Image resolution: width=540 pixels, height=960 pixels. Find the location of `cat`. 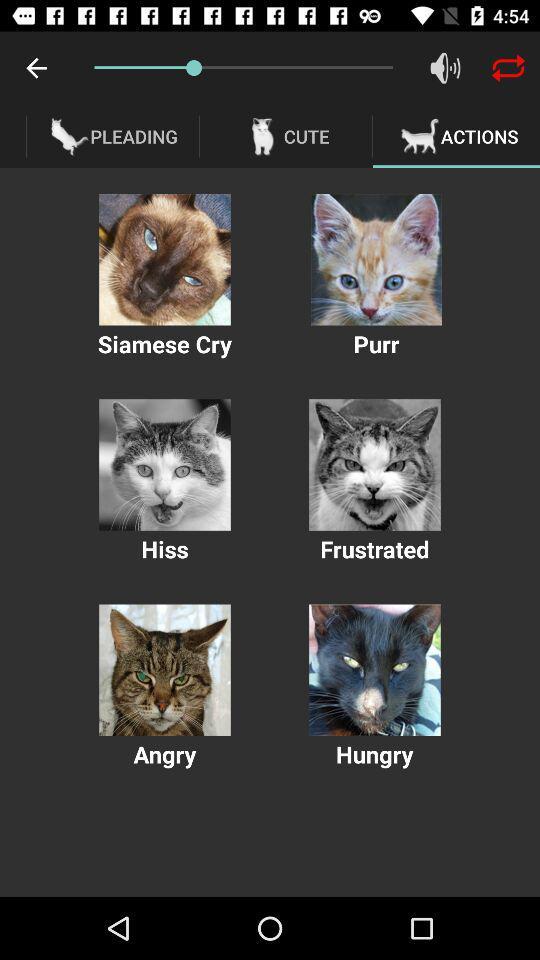

cat is located at coordinates (164, 465).